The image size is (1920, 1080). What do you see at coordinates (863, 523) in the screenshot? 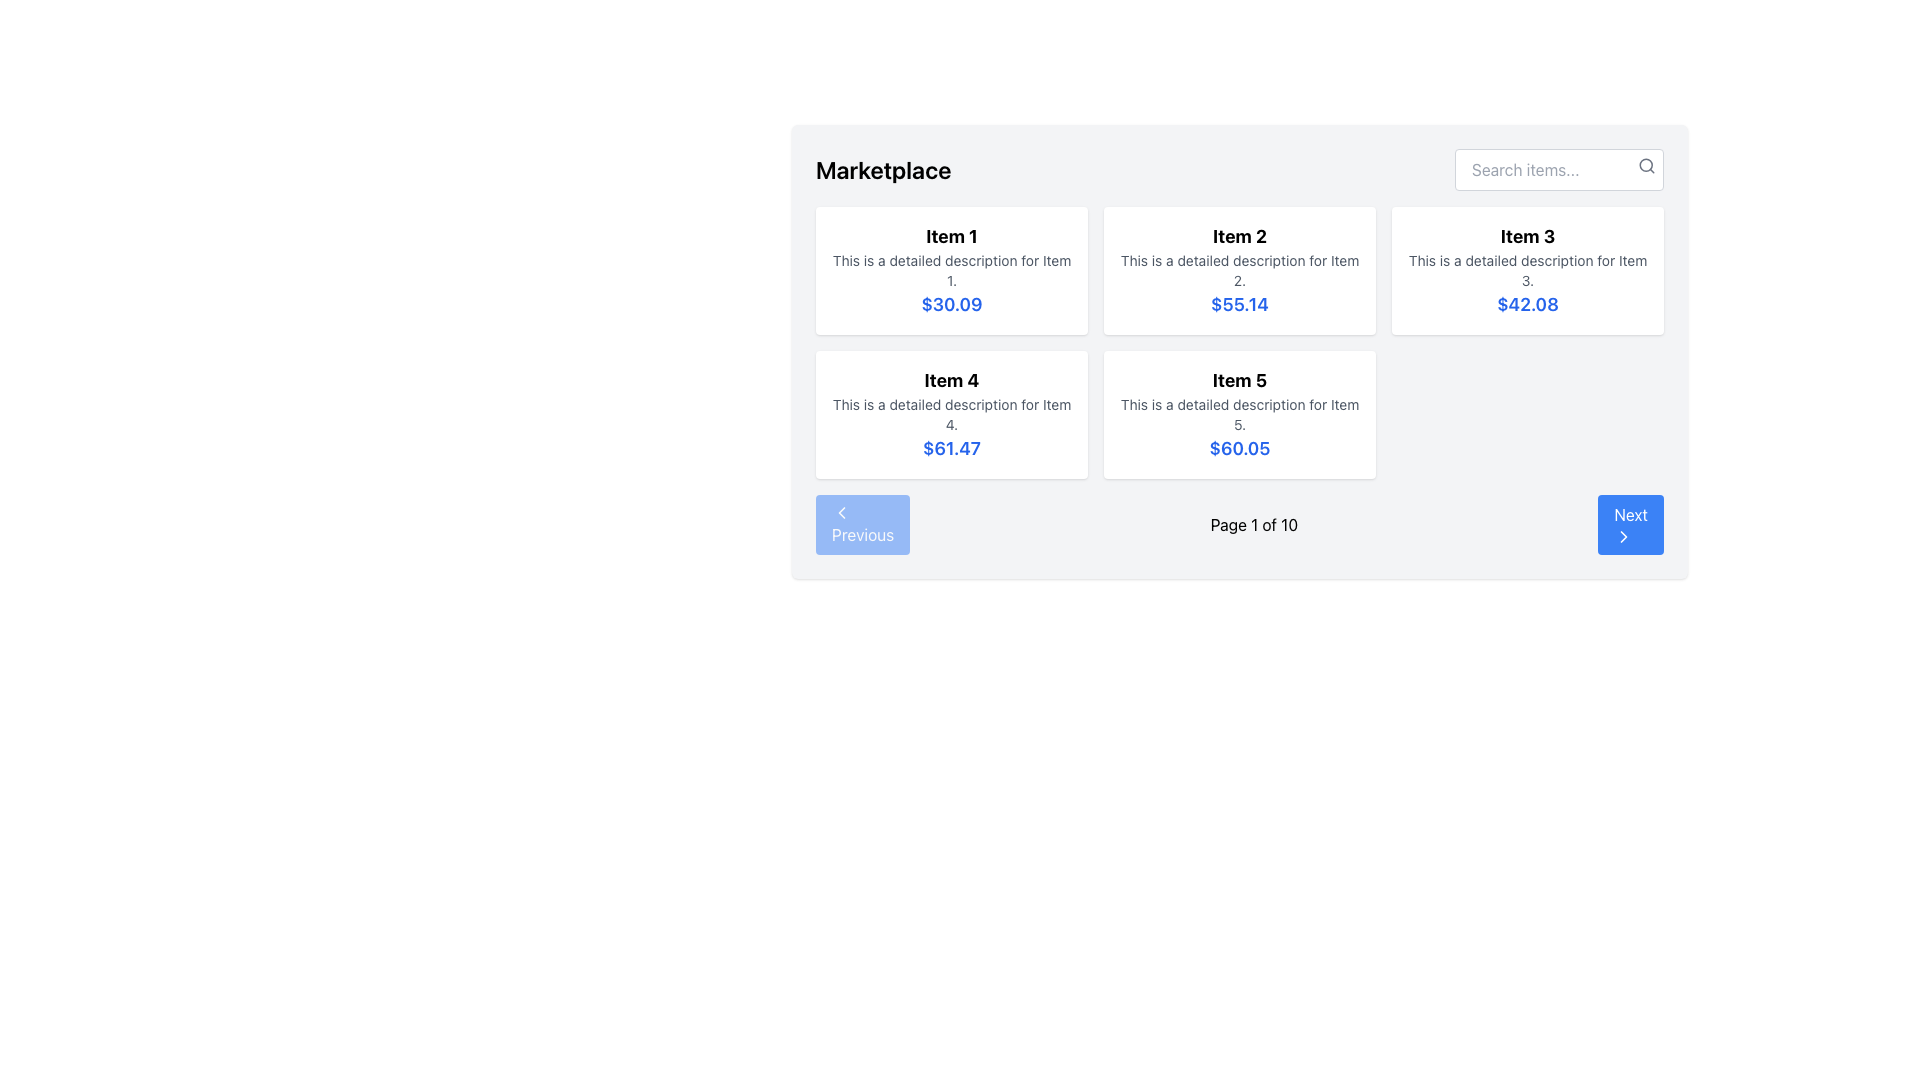
I see `the 'Previous' button, which is a rectangular button with a blue background and white text, located on the left edge of the pagination controls bar` at bounding box center [863, 523].